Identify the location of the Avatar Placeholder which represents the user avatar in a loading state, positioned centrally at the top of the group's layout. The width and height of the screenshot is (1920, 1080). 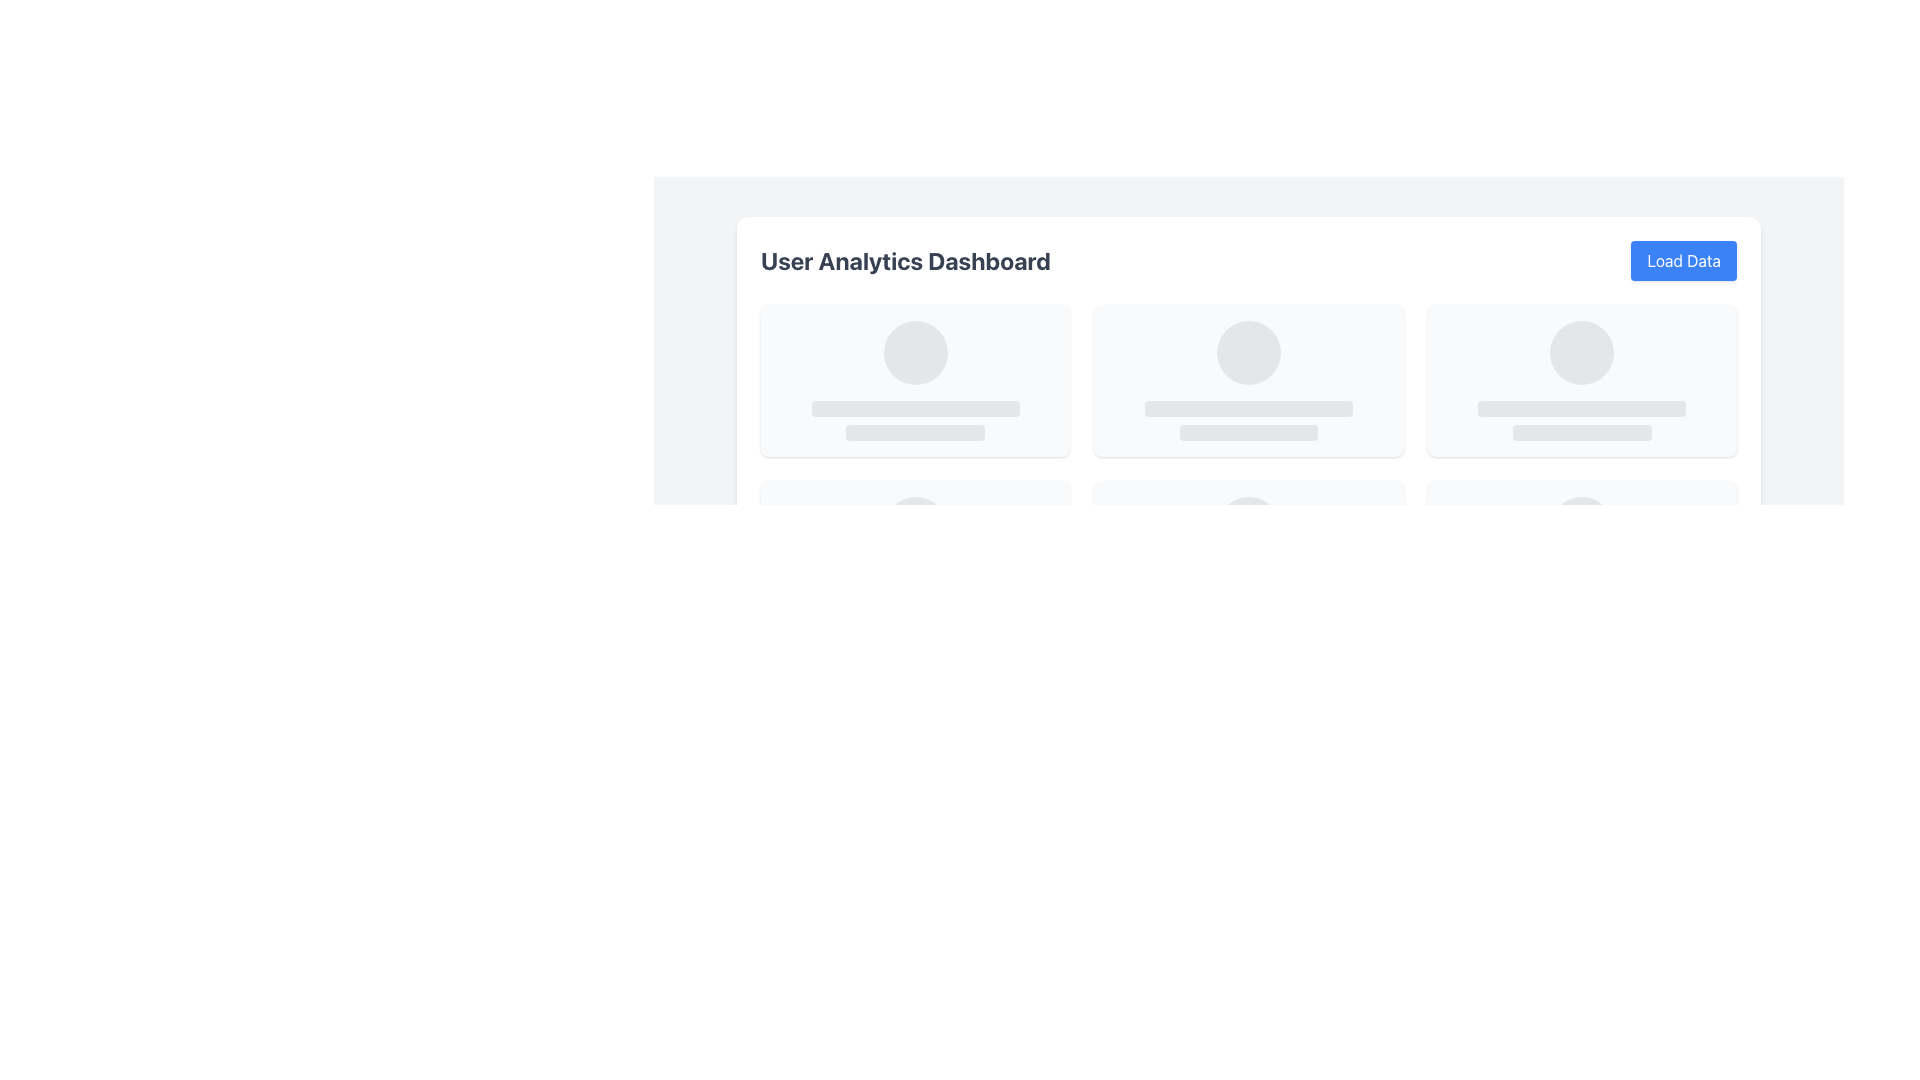
(1247, 527).